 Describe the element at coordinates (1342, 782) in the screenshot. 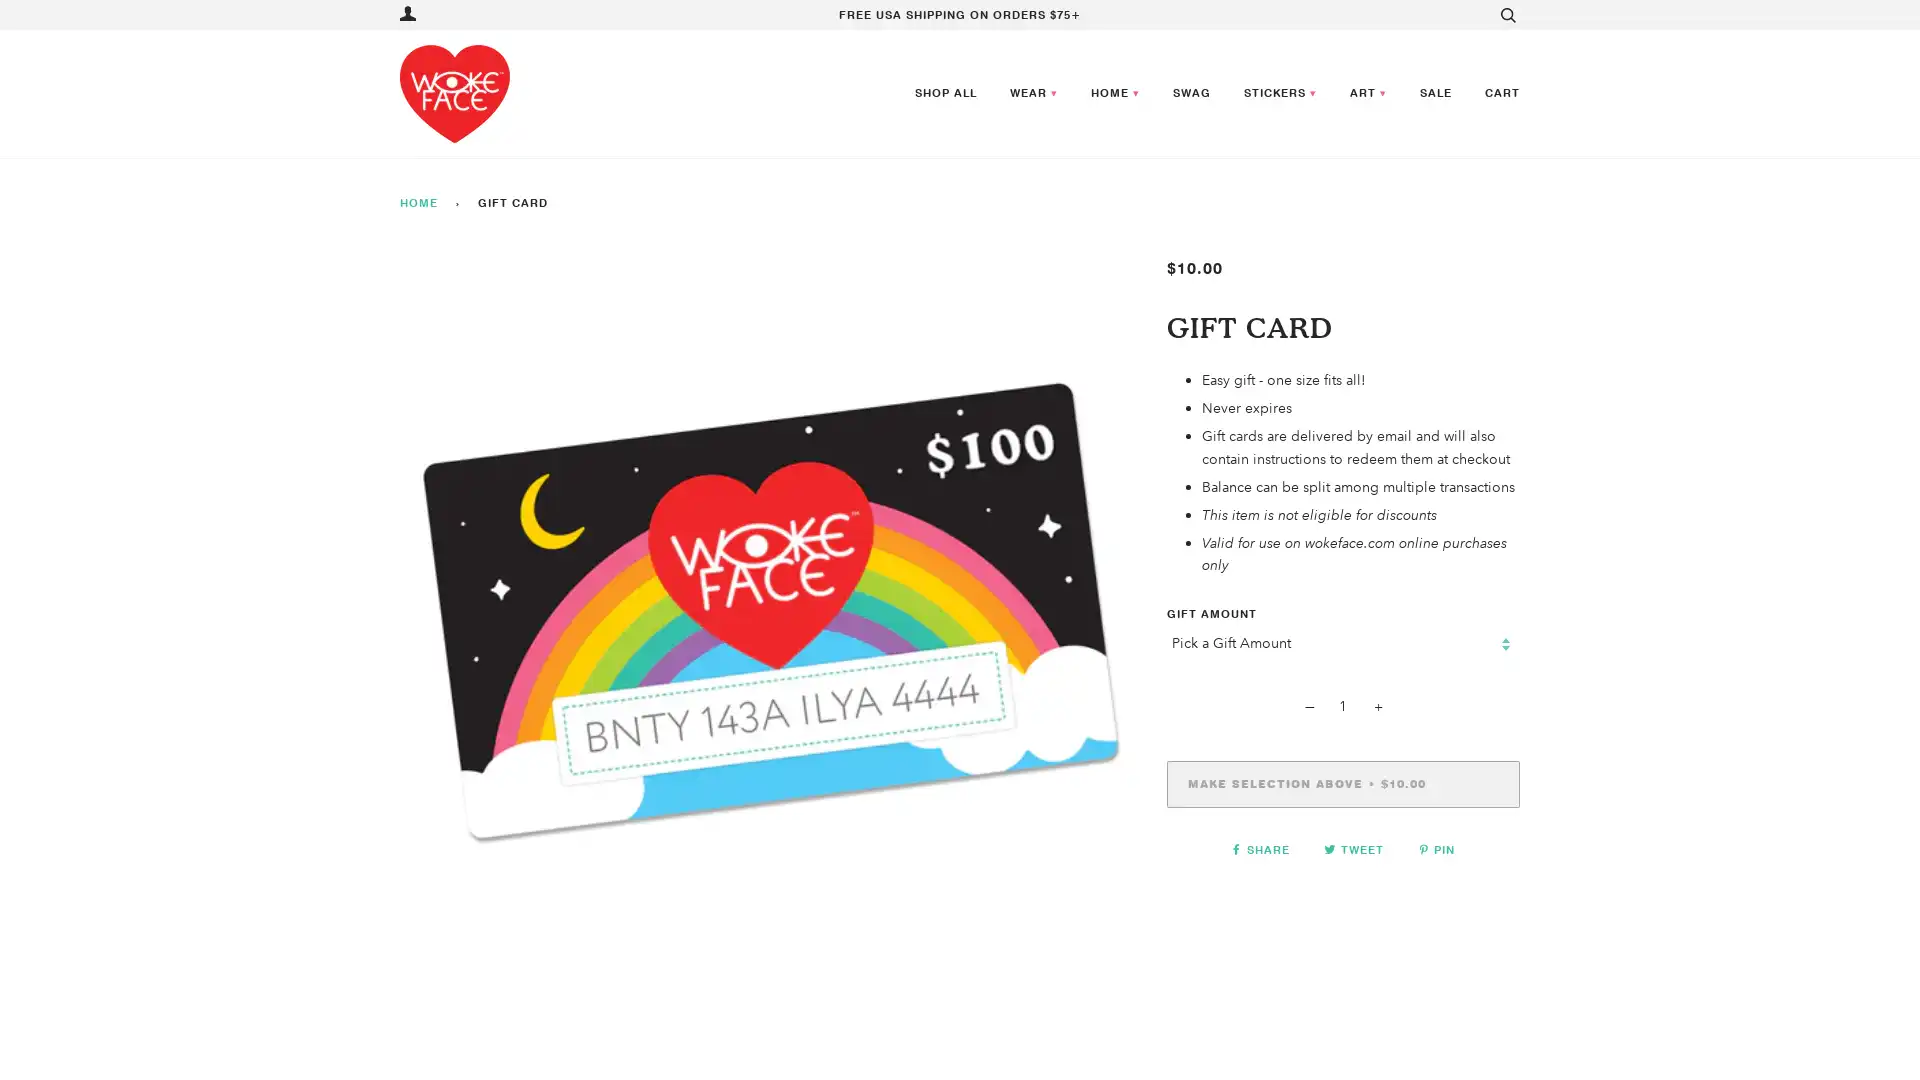

I see `MAKE SELECTION ABOVE  $10.00` at that location.